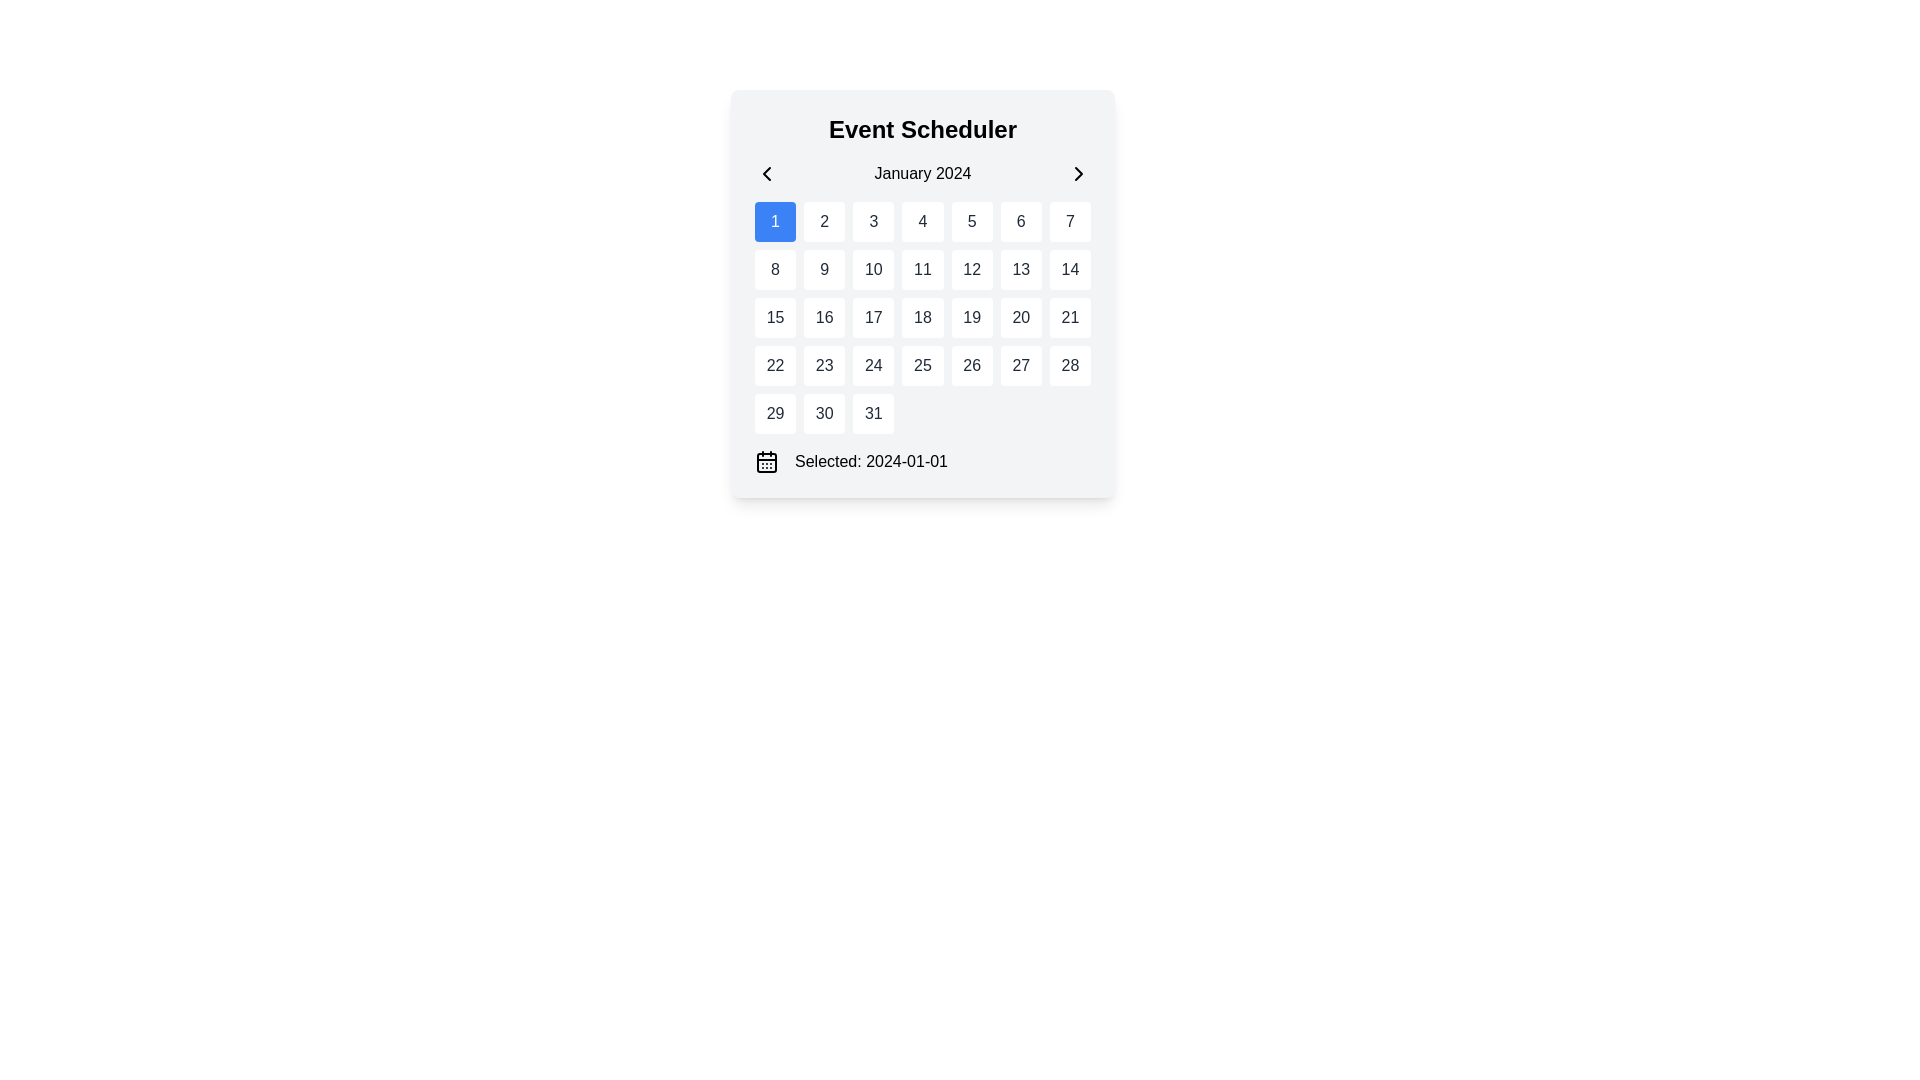 Image resolution: width=1920 pixels, height=1080 pixels. What do you see at coordinates (1069, 366) in the screenshot?
I see `the button representing the 28th day of January 2024 in the calendar` at bounding box center [1069, 366].